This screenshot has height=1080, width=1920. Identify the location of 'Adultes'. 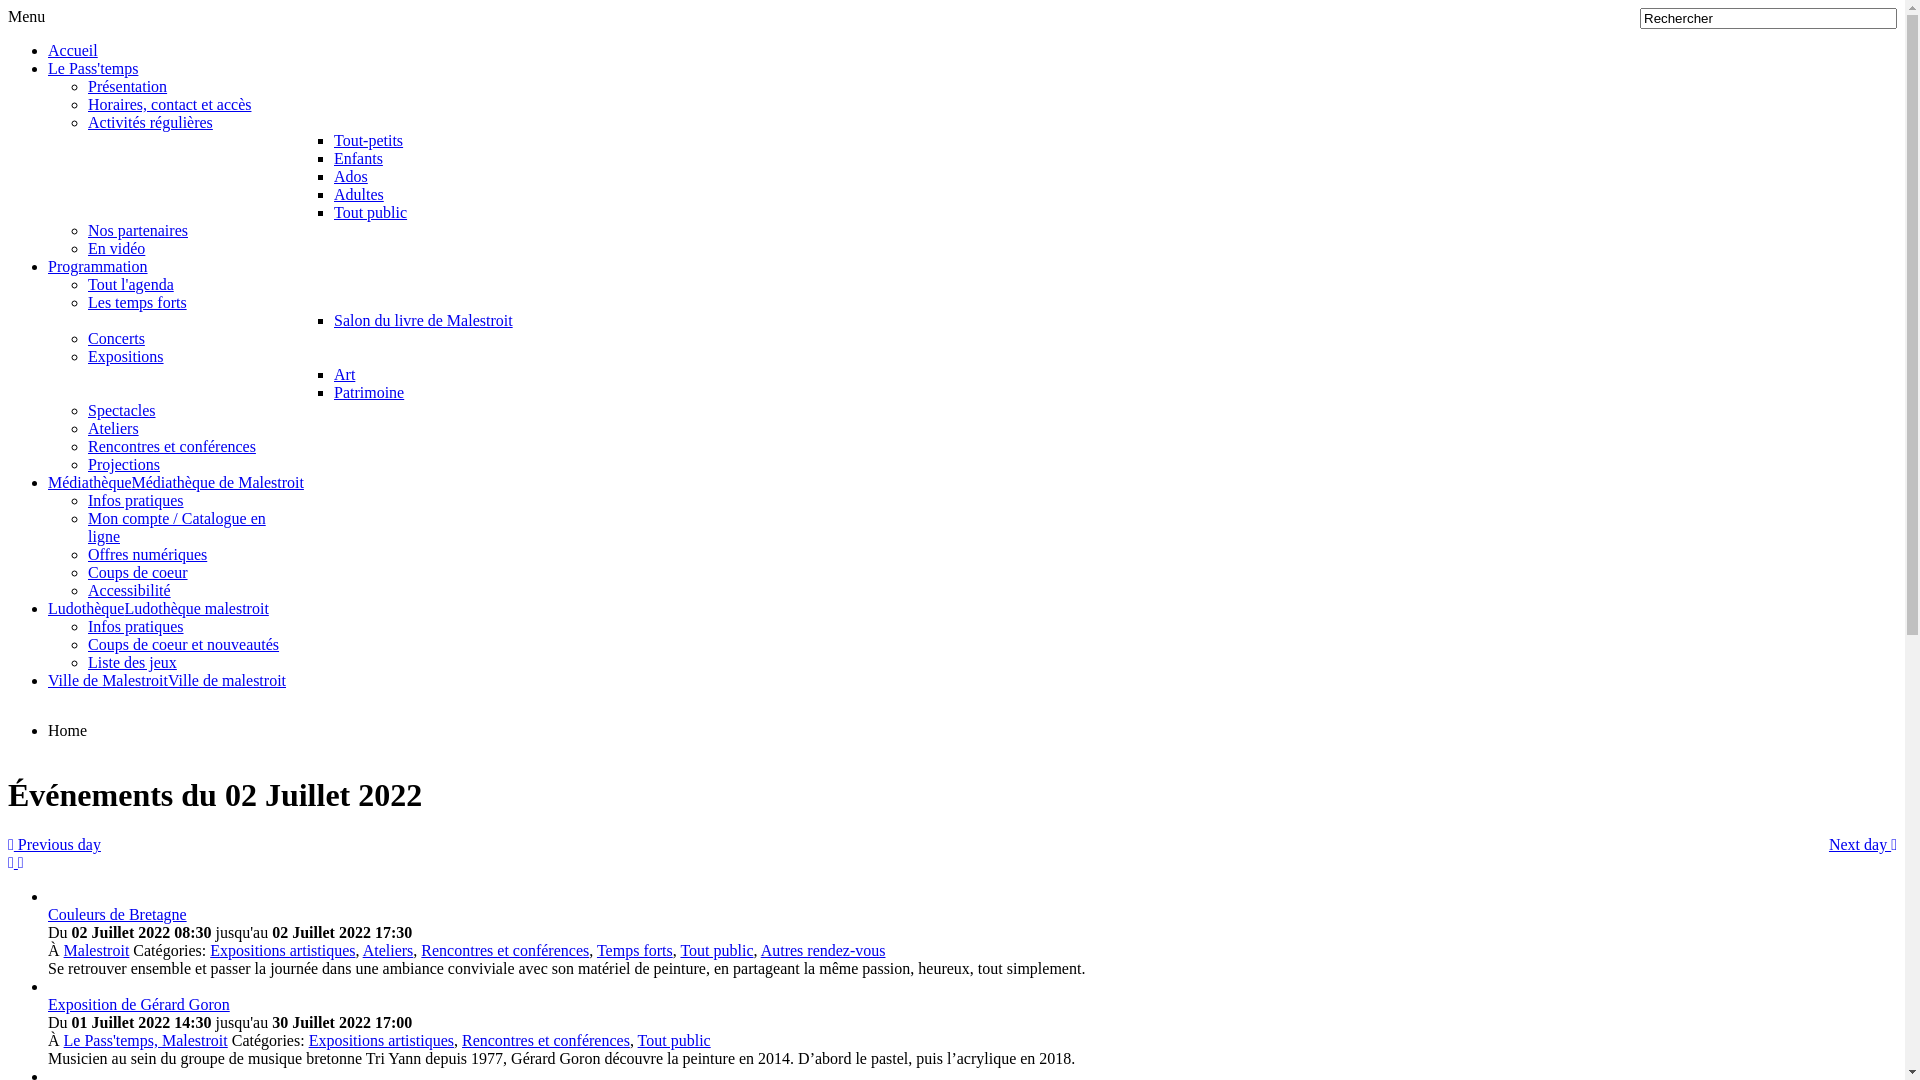
(359, 194).